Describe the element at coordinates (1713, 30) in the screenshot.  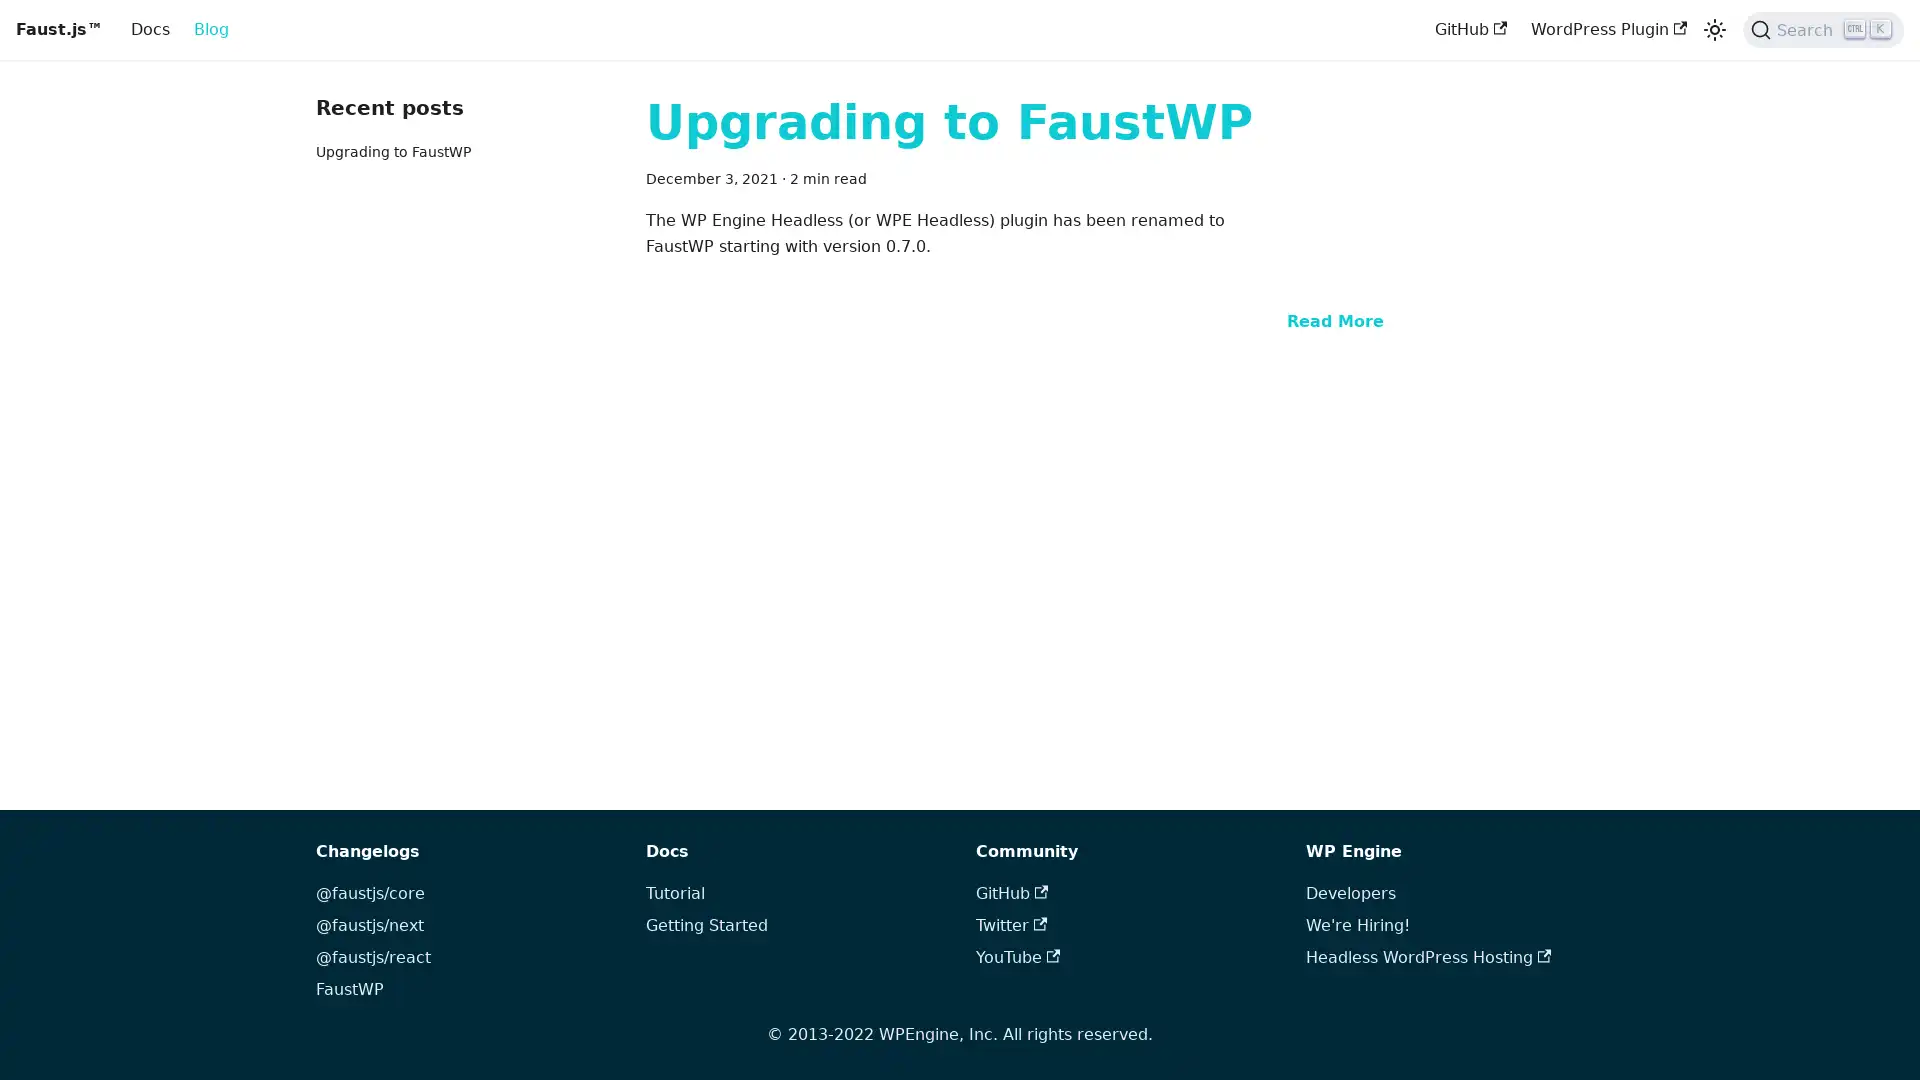
I see `Switch between dark and light mode (currently light mode)` at that location.